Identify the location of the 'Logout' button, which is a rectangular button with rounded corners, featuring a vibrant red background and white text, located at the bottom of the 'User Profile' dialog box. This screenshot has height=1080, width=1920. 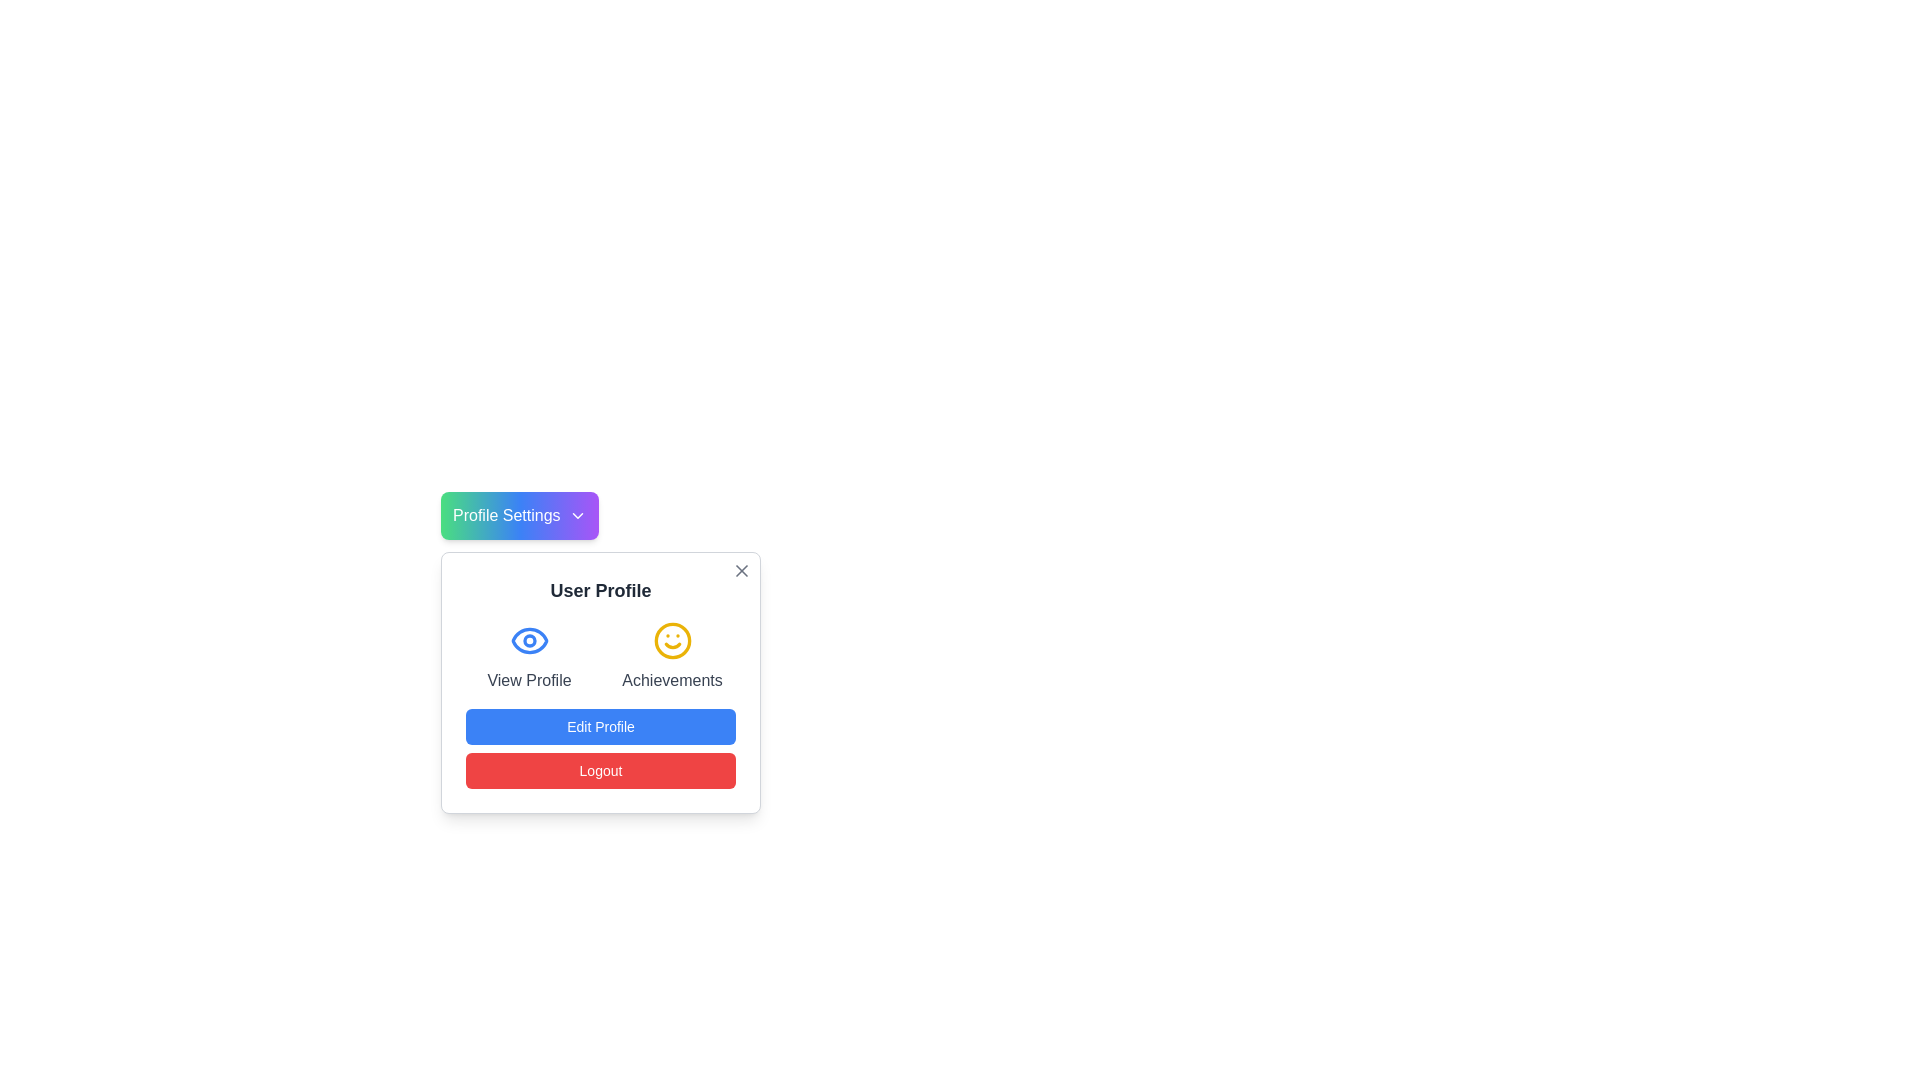
(599, 770).